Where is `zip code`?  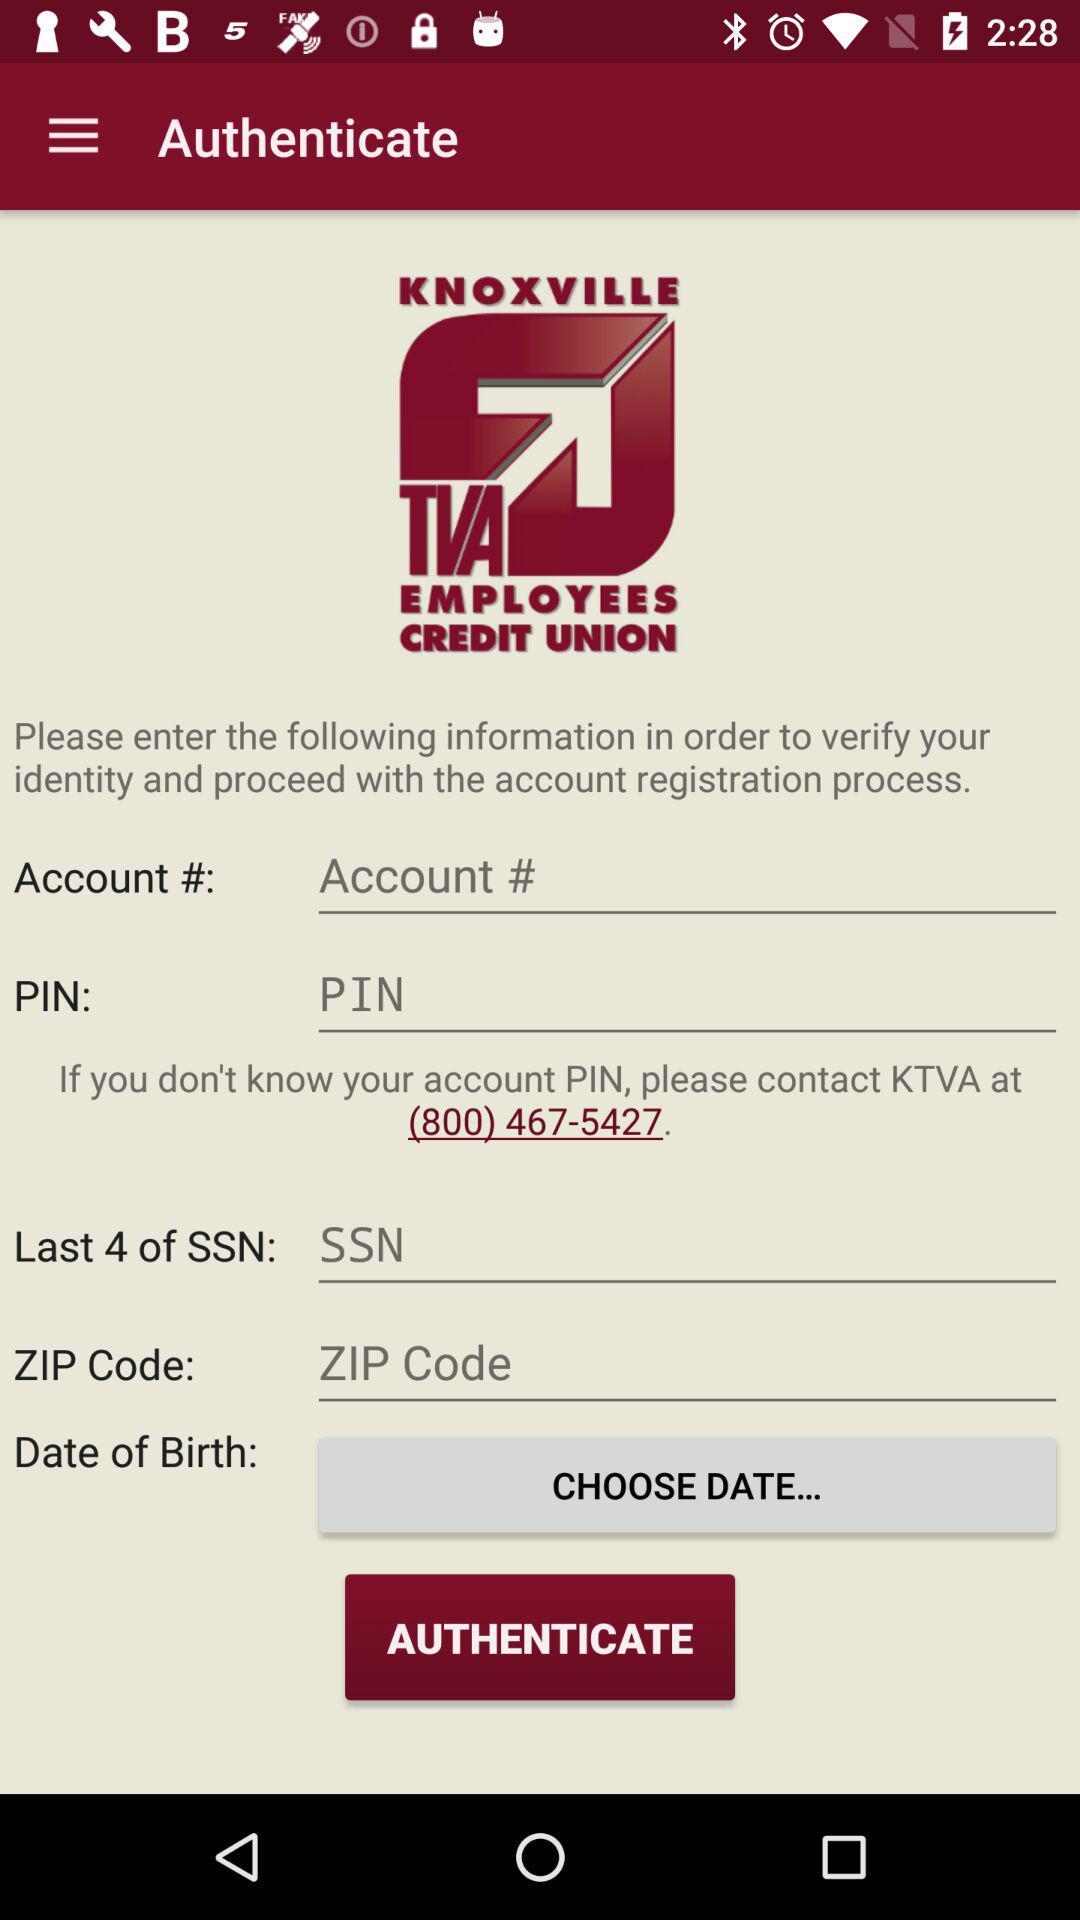 zip code is located at coordinates (686, 1361).